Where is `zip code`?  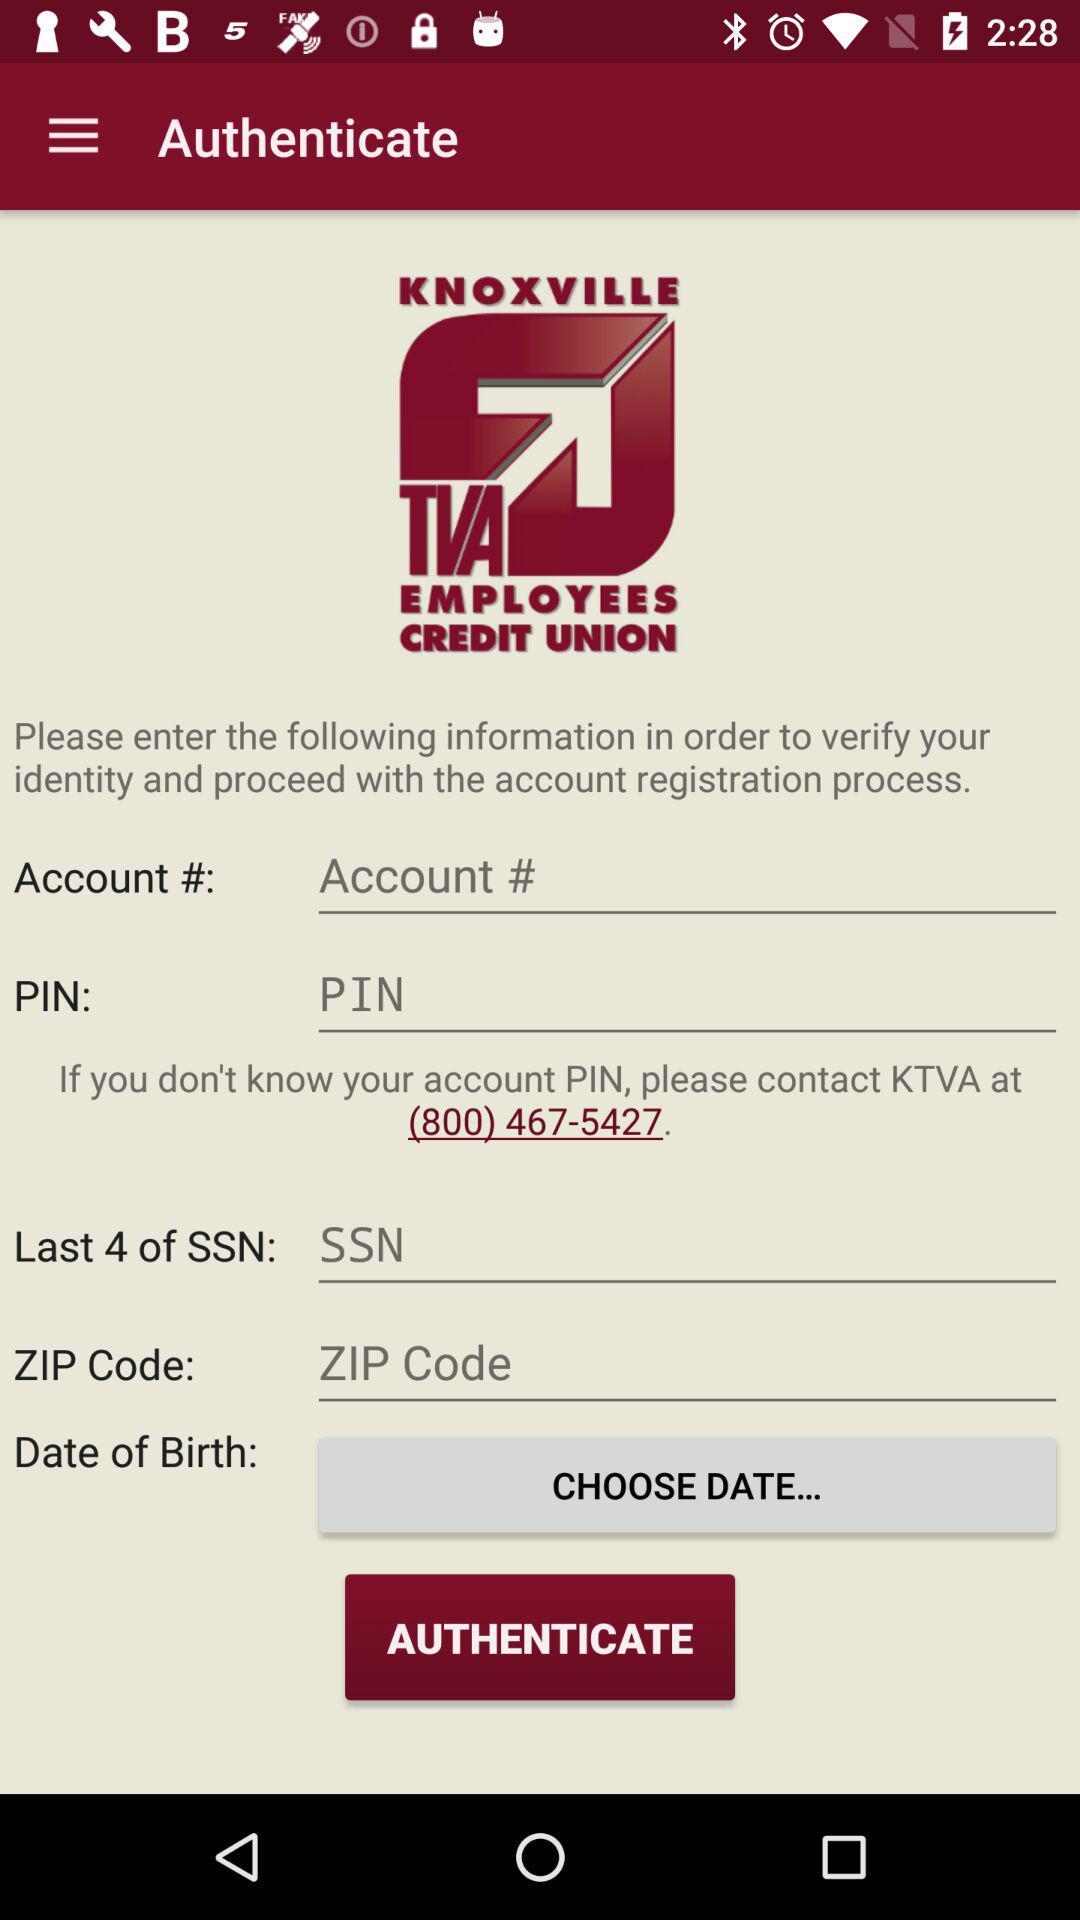 zip code is located at coordinates (686, 1361).